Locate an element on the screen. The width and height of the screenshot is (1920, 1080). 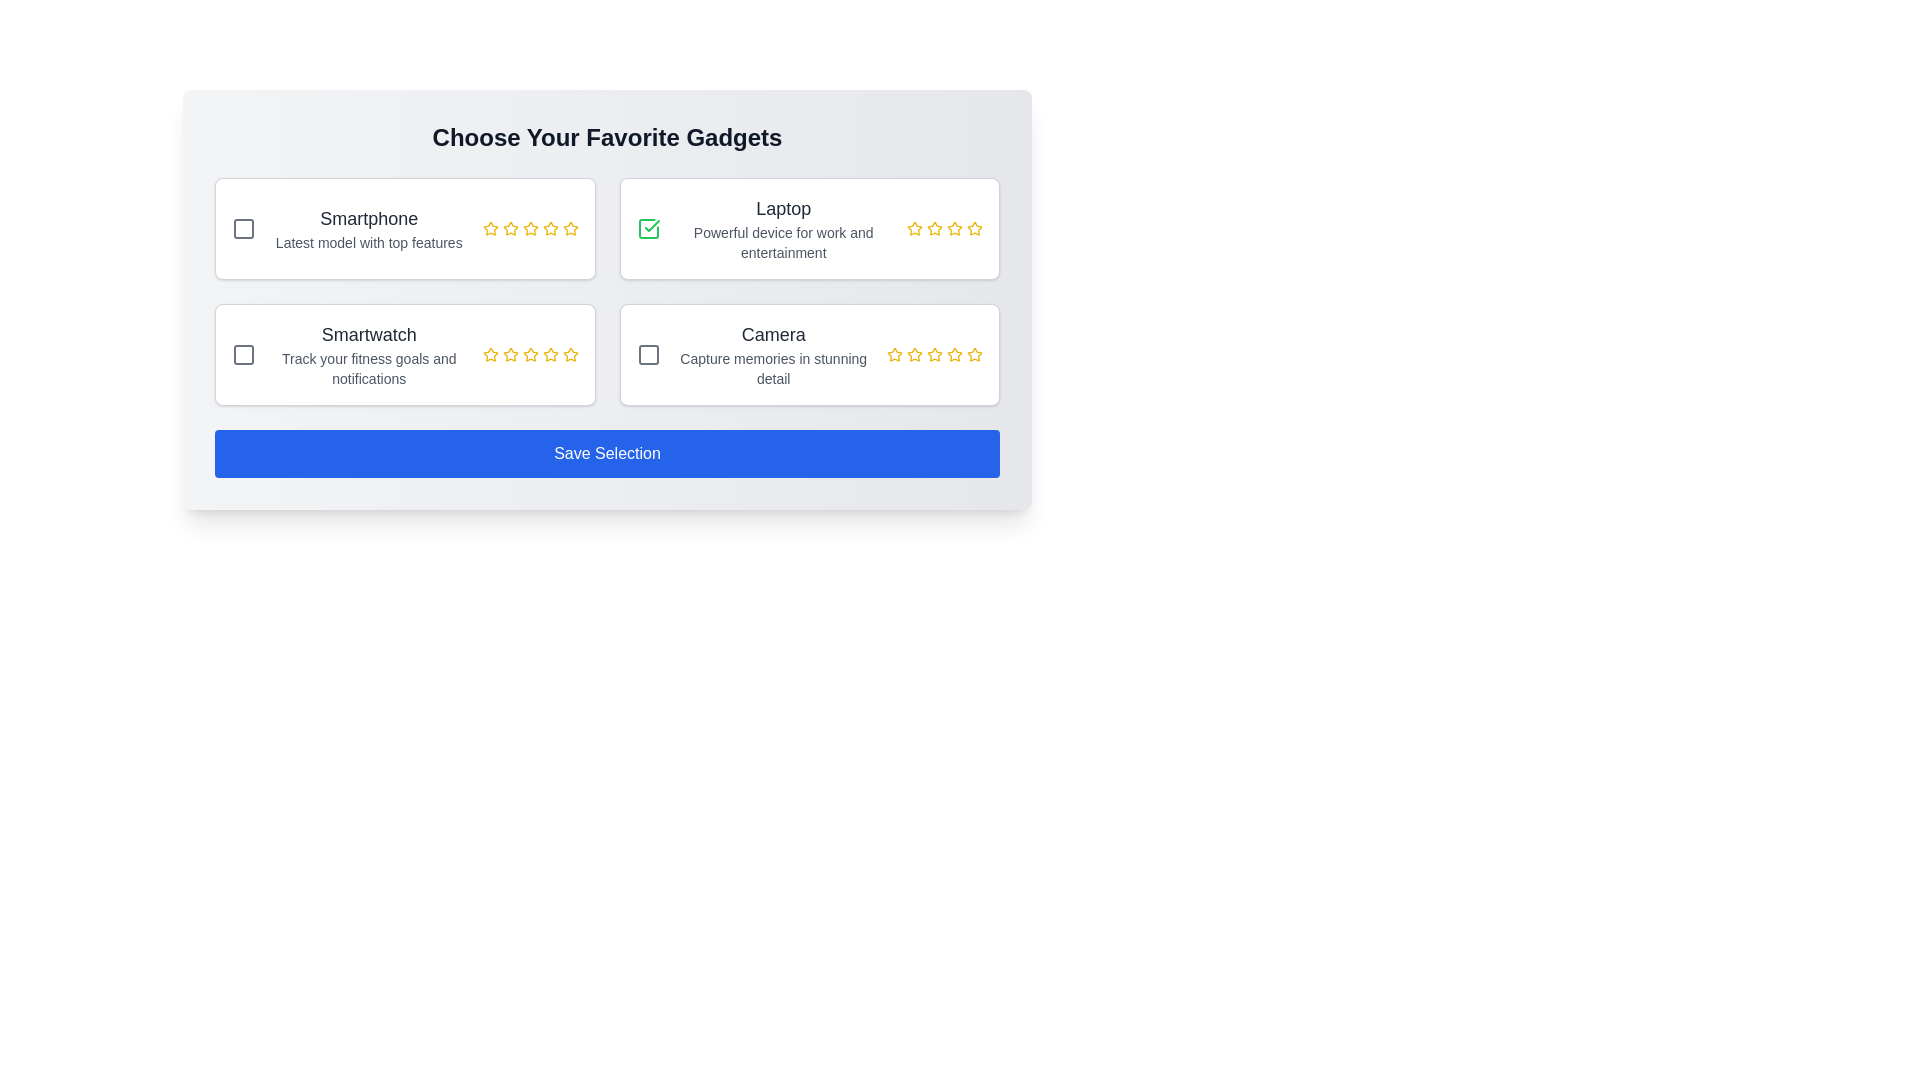
the specific star in the Rating Component for the 'Laptop' product to set the rating is located at coordinates (944, 227).